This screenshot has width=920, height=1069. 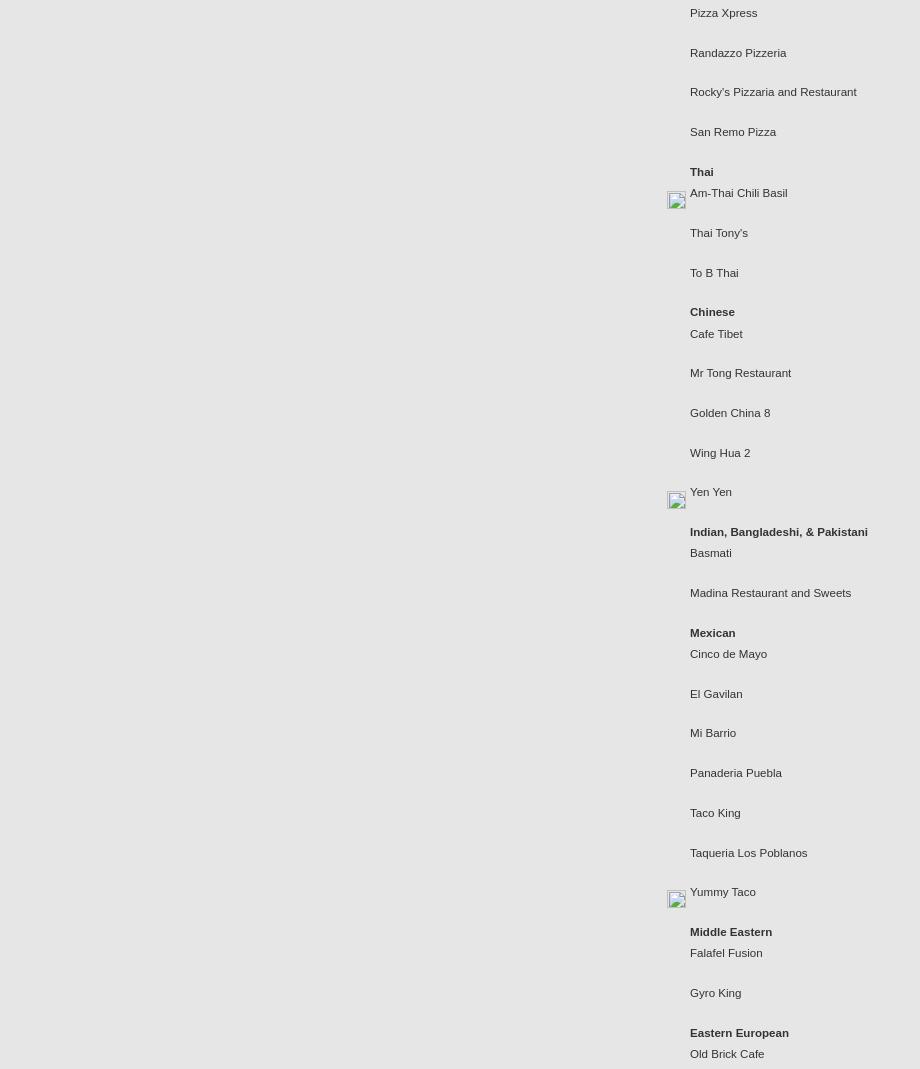 What do you see at coordinates (740, 372) in the screenshot?
I see `'Mr Tong Restaurant'` at bounding box center [740, 372].